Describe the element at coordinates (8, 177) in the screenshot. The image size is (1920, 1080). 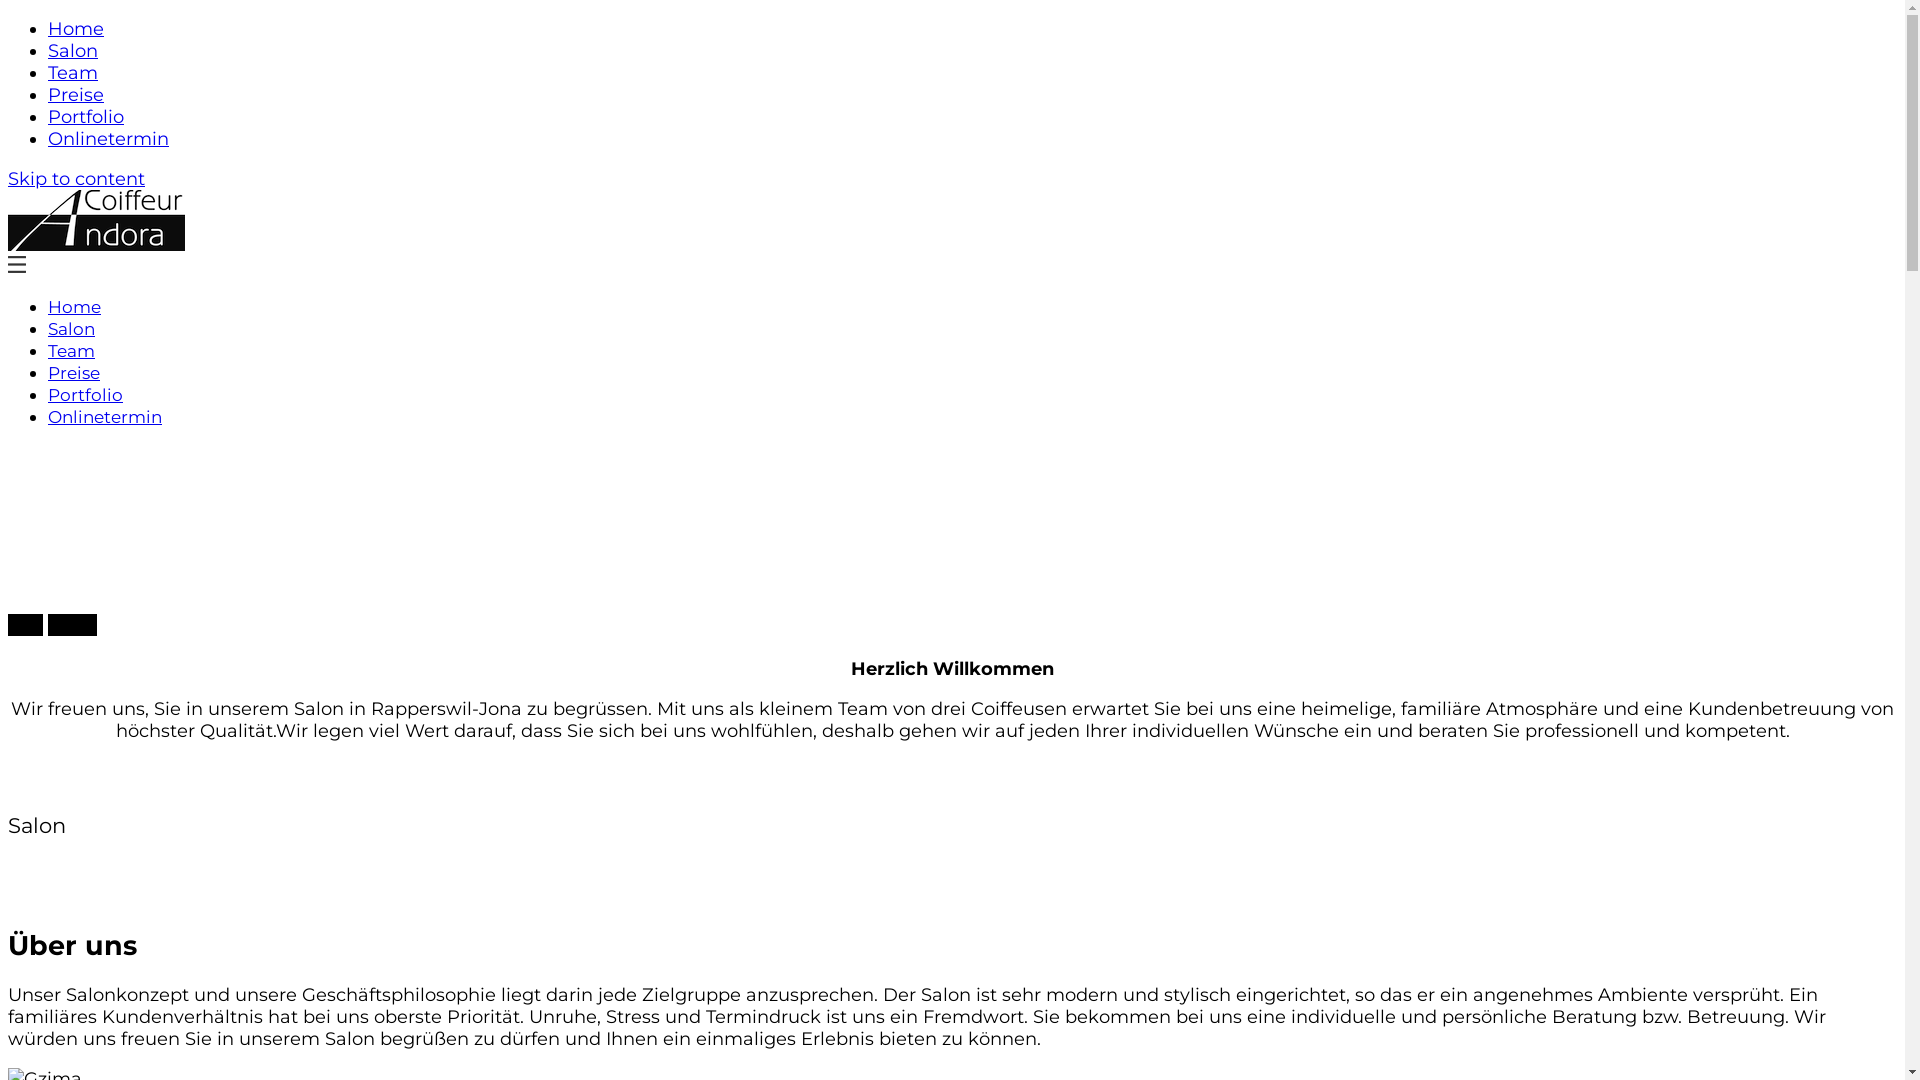
I see `'Skip to content'` at that location.